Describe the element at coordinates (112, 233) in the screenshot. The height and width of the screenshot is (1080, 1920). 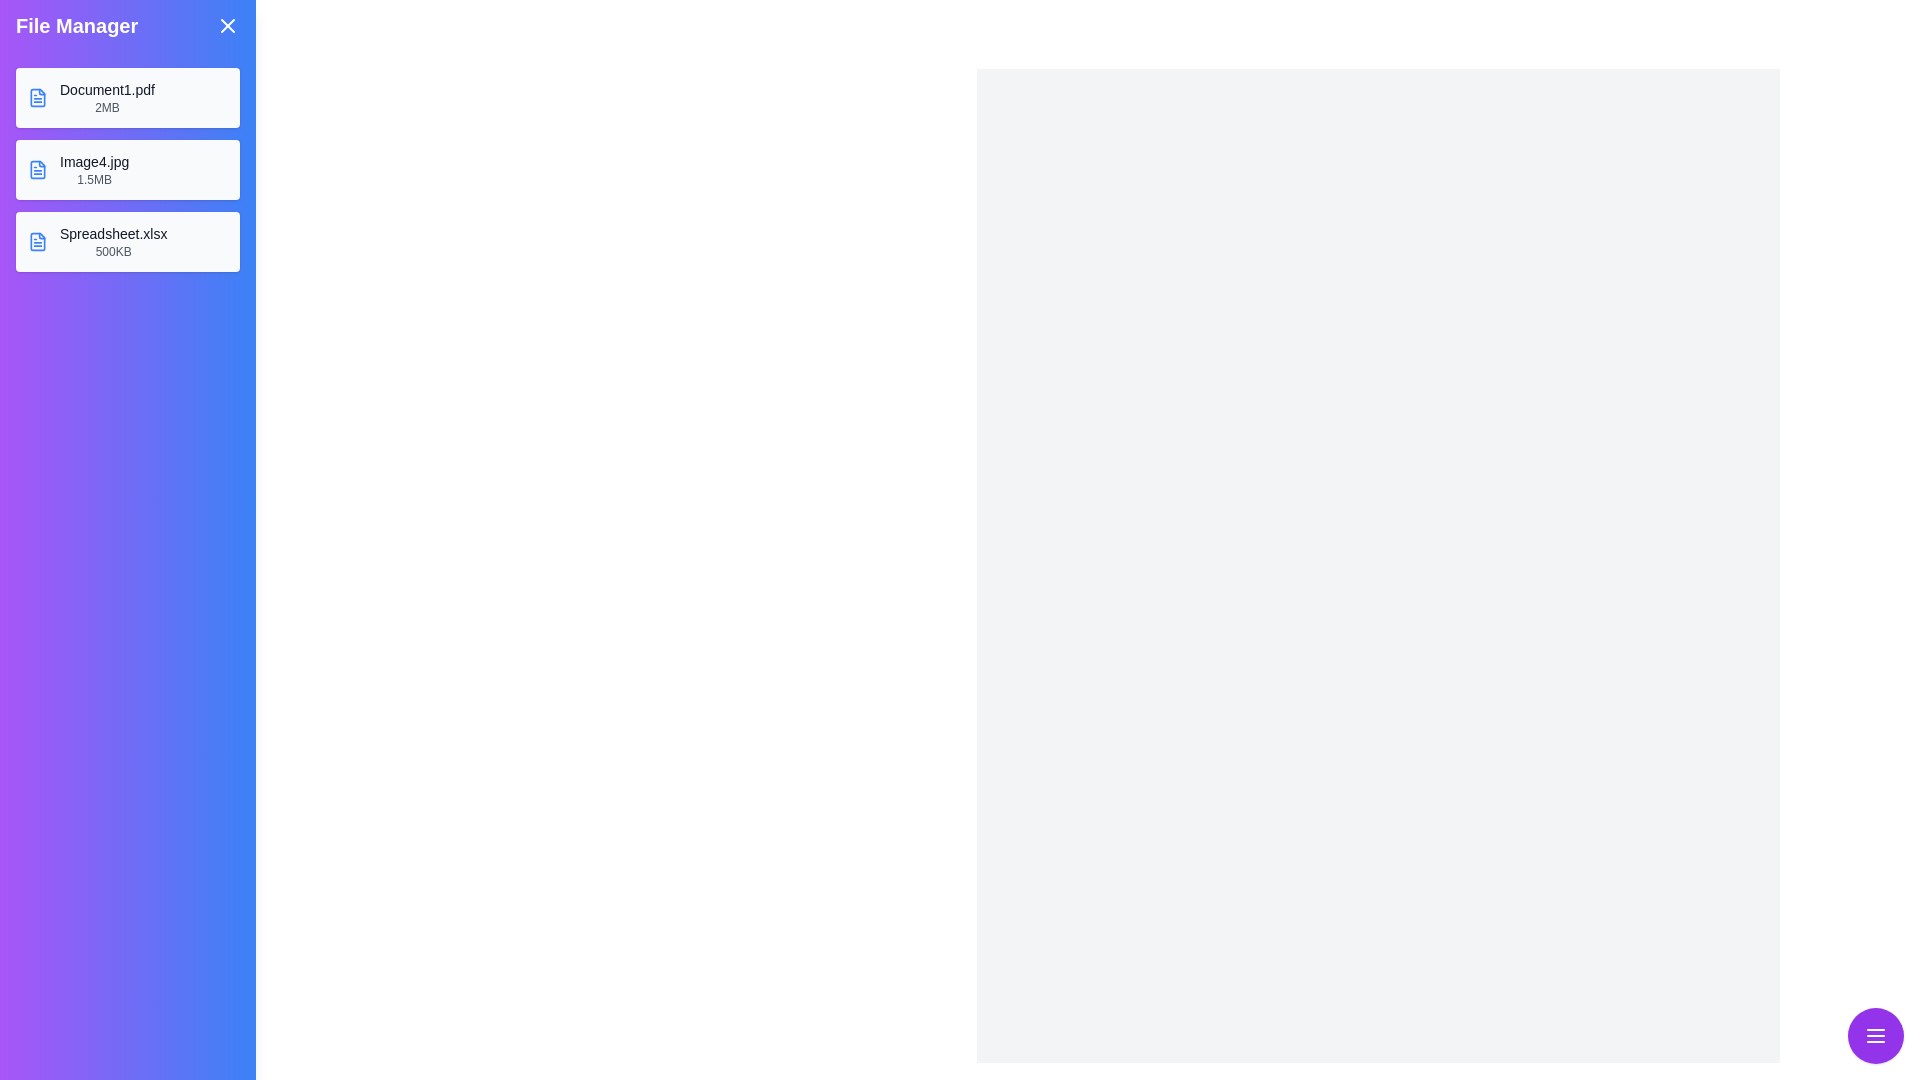
I see `the text label displaying the file name 'Spreadsheet.xlsx' within the file manager interface` at that location.